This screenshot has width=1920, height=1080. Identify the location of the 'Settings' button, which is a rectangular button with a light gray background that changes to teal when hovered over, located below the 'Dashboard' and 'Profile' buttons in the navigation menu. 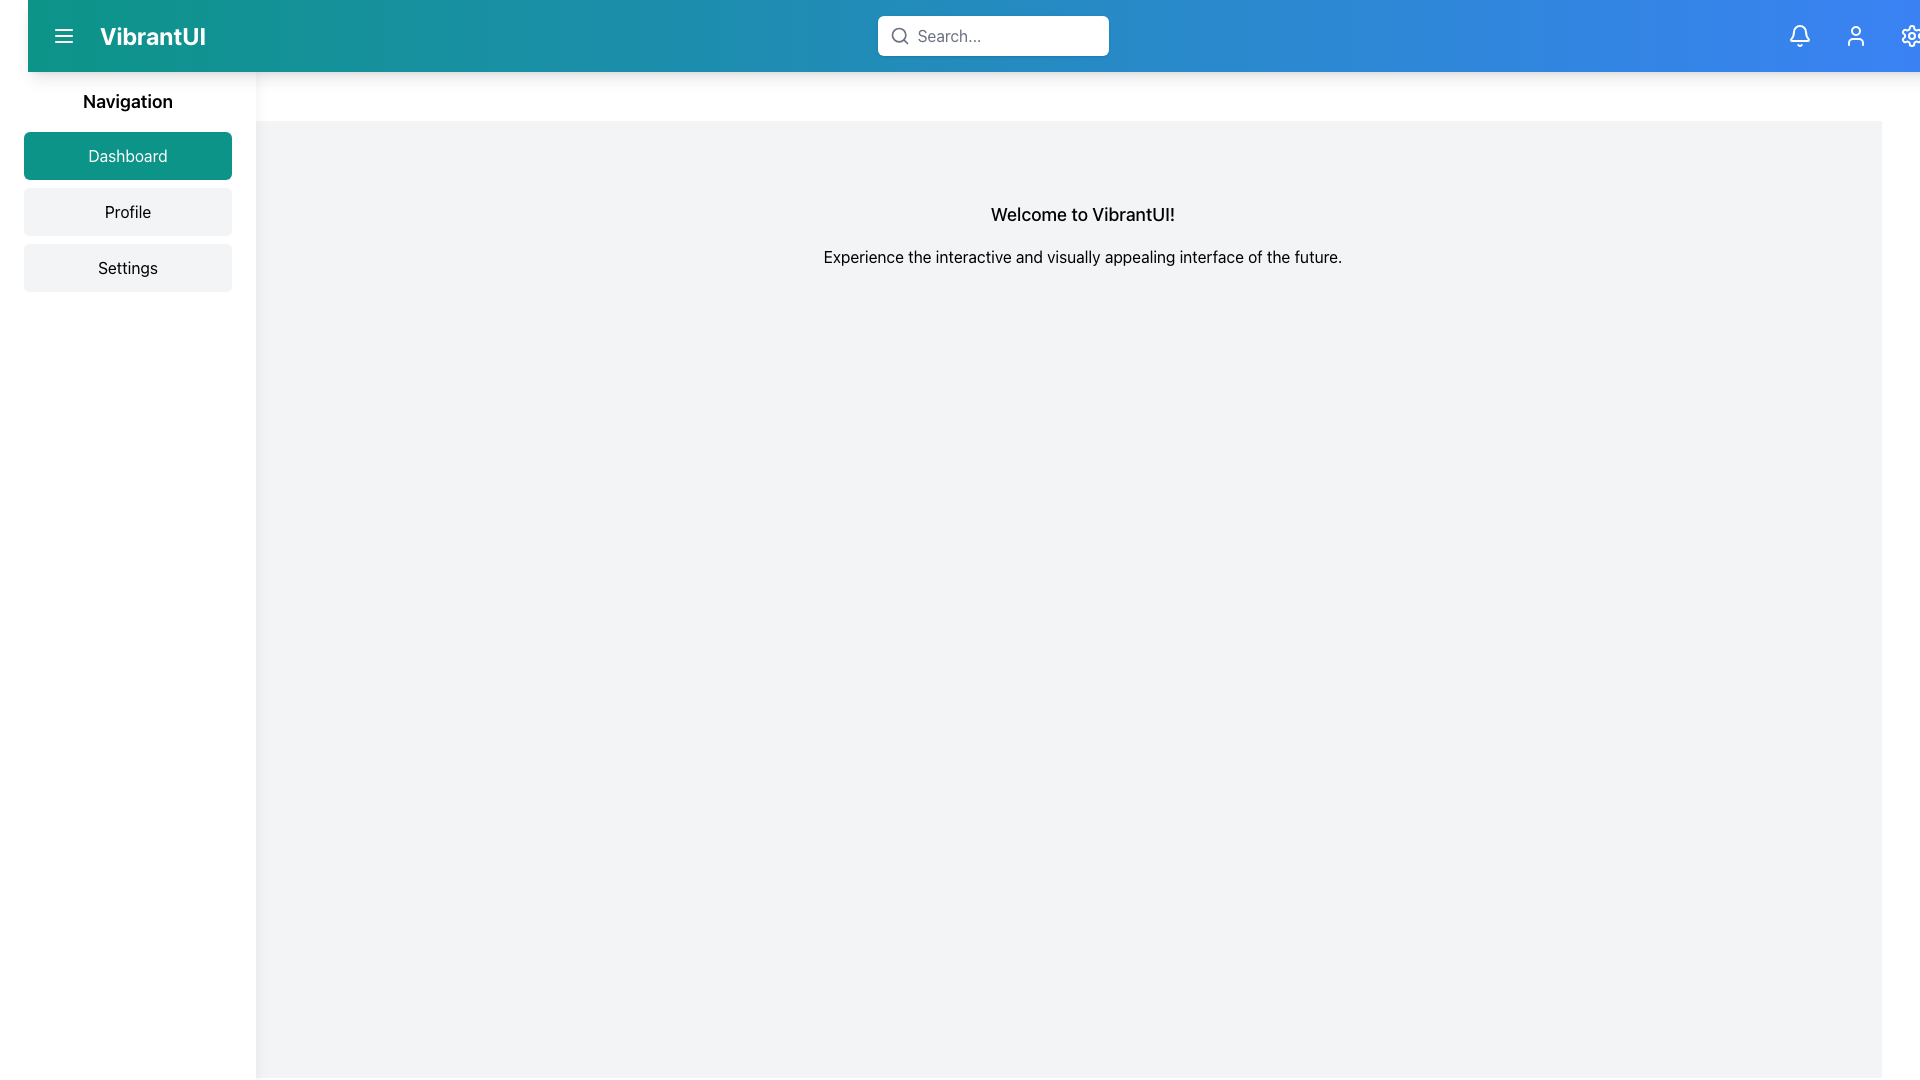
(127, 266).